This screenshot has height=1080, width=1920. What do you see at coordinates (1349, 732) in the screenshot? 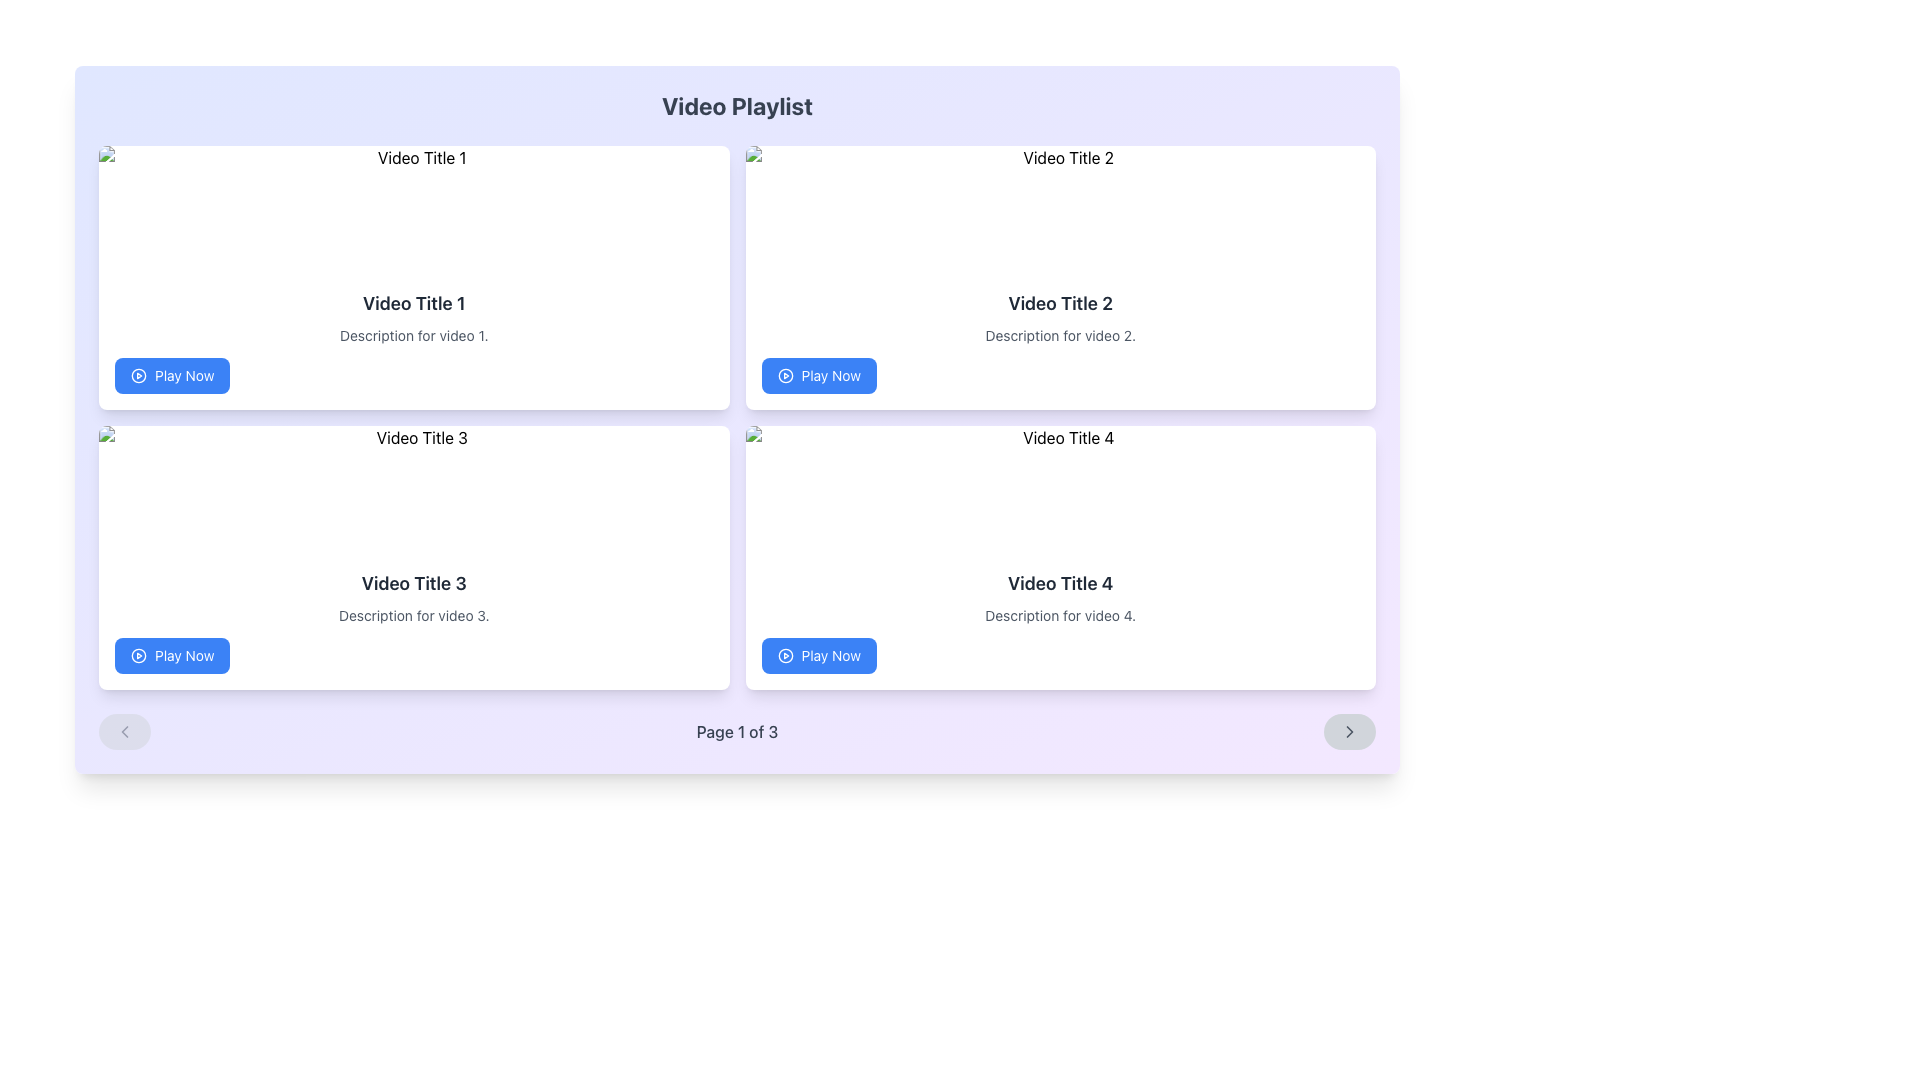
I see `the forward navigation button located at the far right of the pagination controls, next to the text 'Page 1 of 3', to provide visual feedback` at bounding box center [1349, 732].